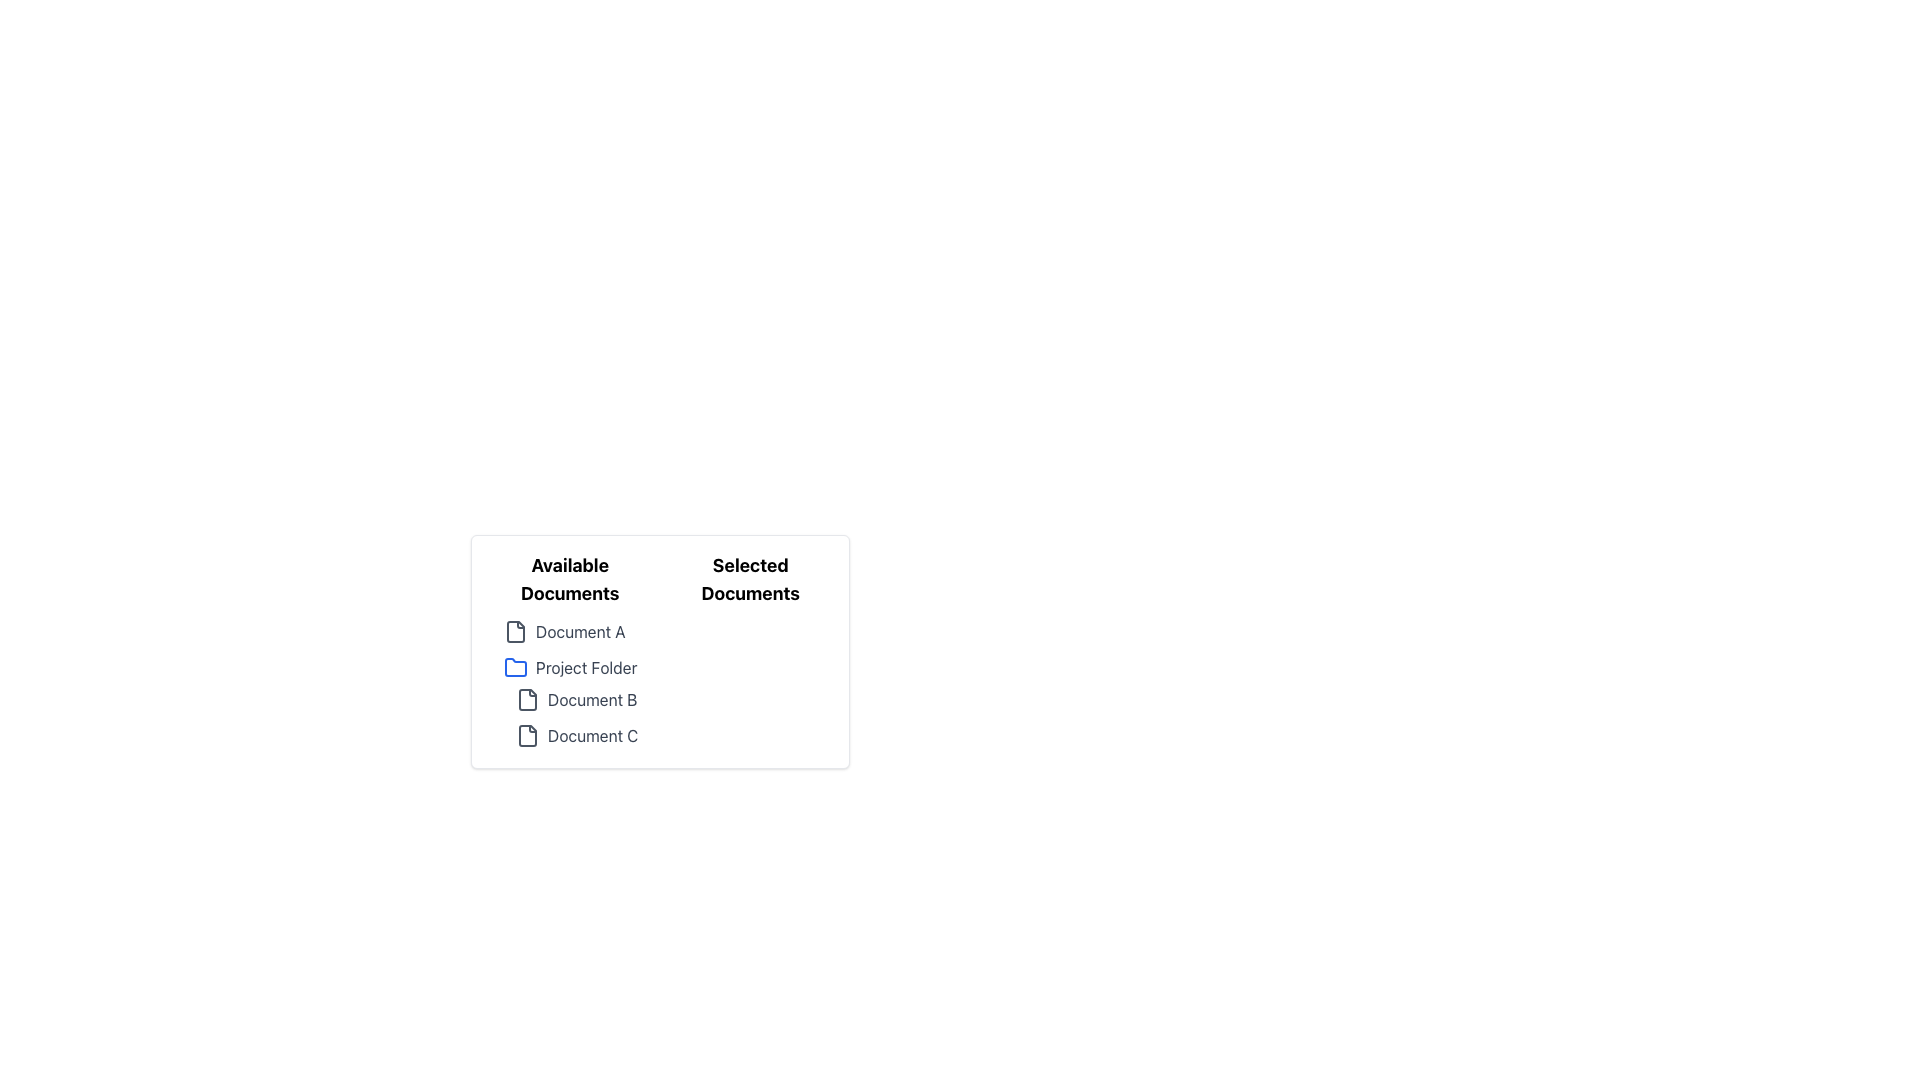 Image resolution: width=1920 pixels, height=1080 pixels. What do you see at coordinates (575, 632) in the screenshot?
I see `the selectable item labeled 'Document A' with a gray folder icon` at bounding box center [575, 632].